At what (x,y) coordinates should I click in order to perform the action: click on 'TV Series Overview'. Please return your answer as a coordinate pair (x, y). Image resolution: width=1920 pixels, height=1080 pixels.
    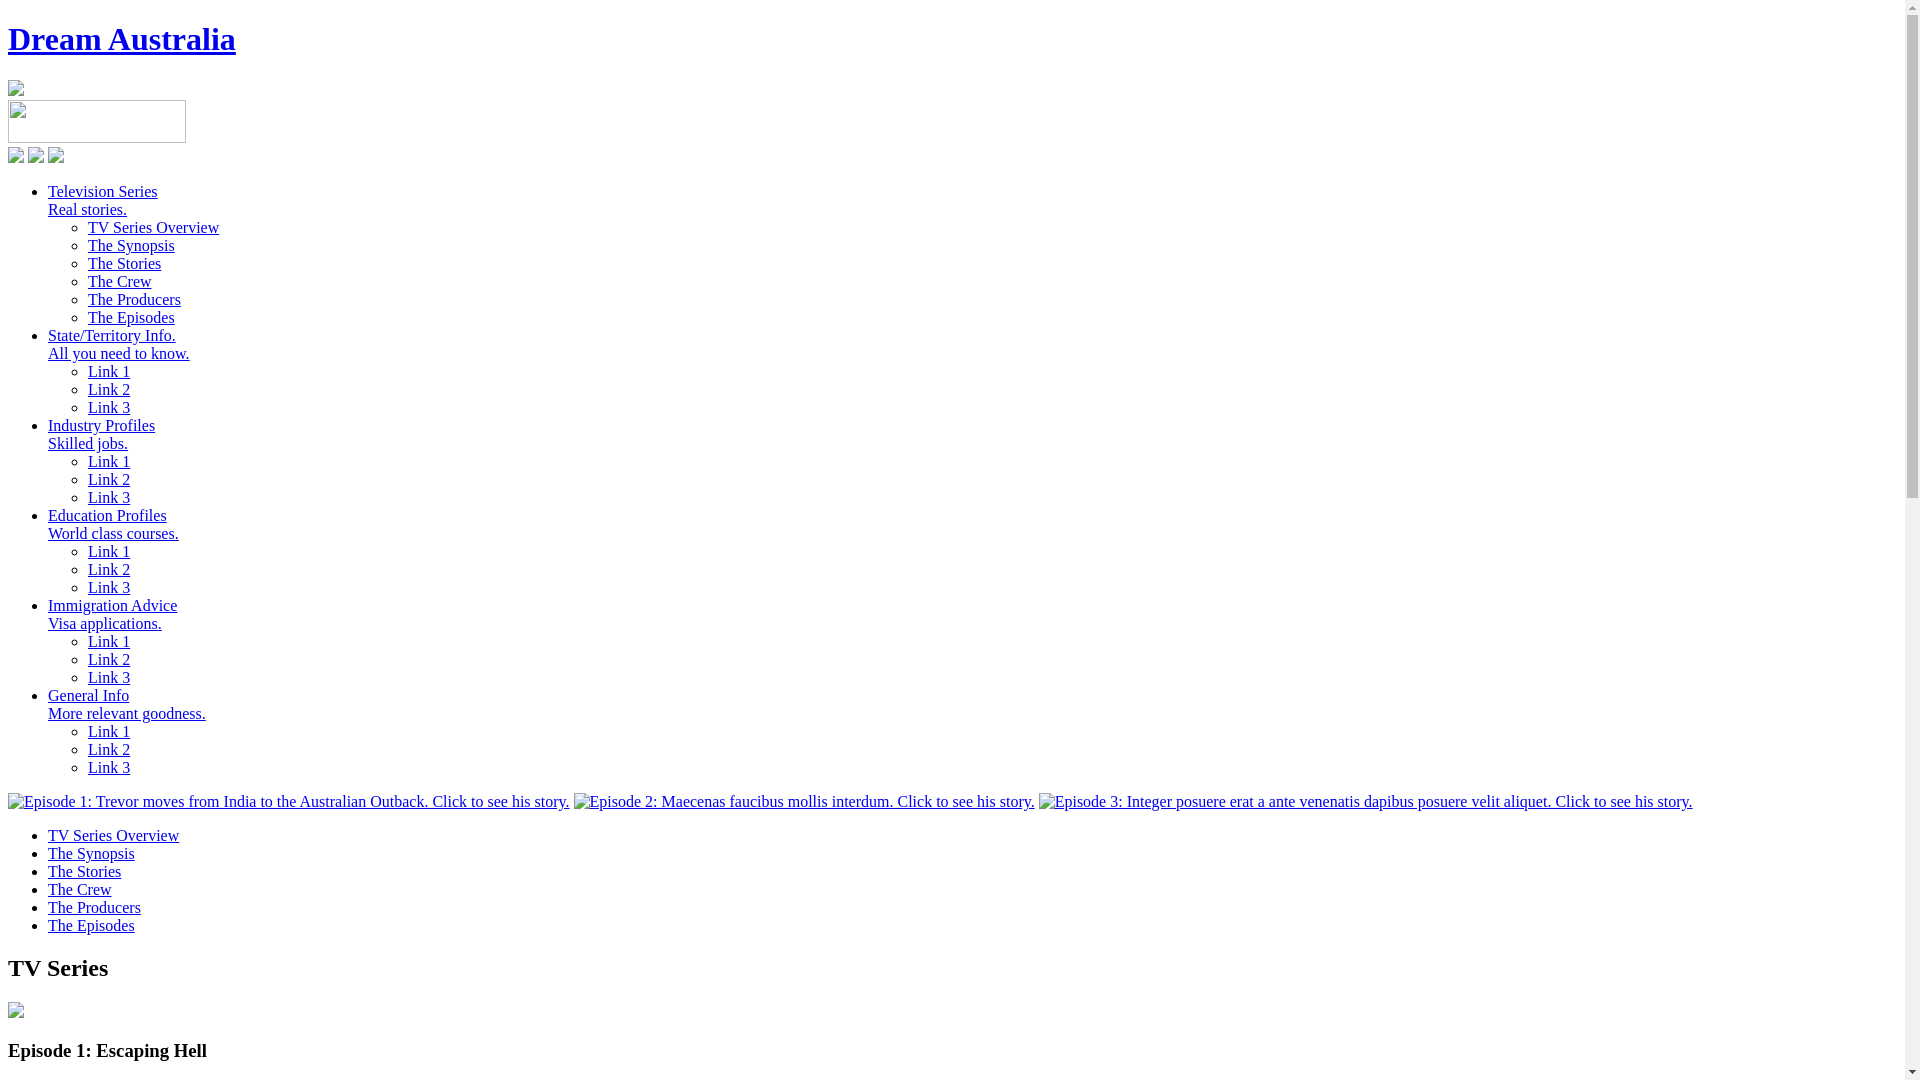
    Looking at the image, I should click on (112, 835).